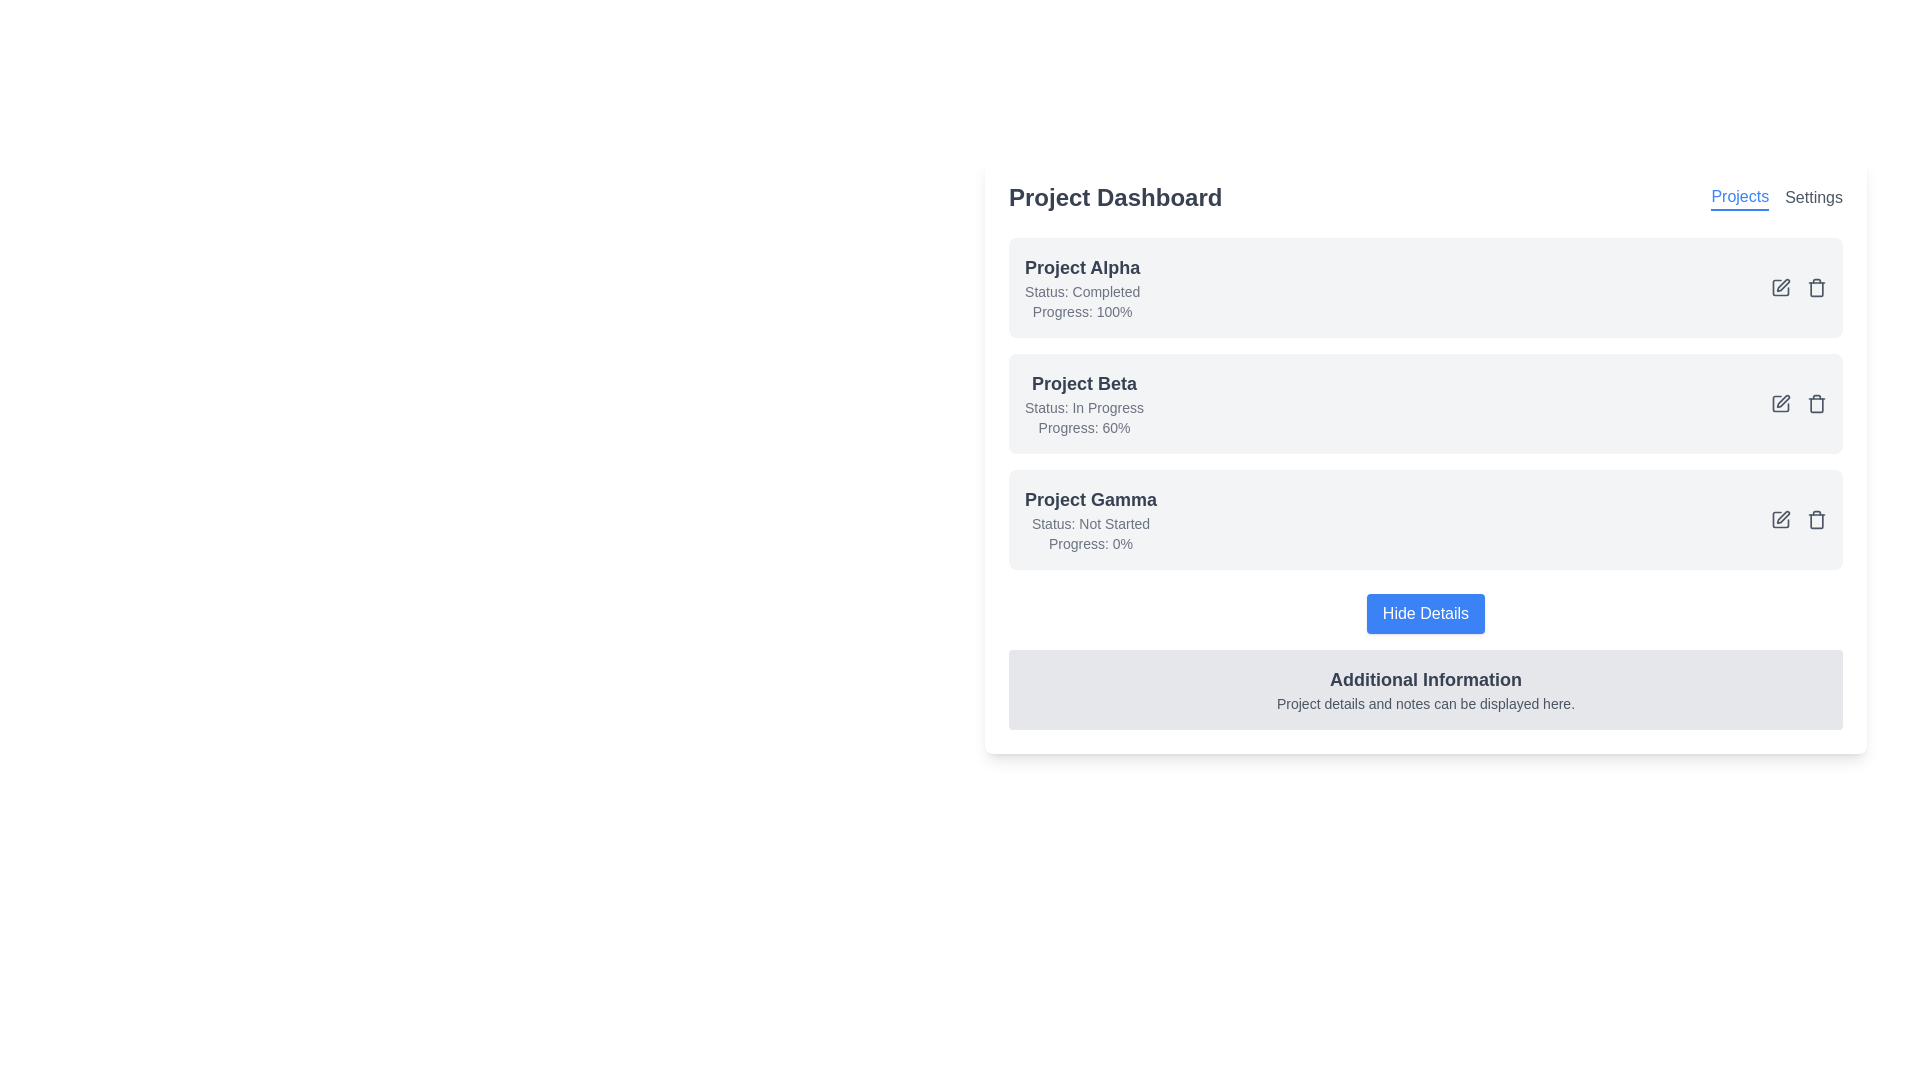 This screenshot has height=1080, width=1920. What do you see at coordinates (1777, 197) in the screenshot?
I see `the navigation link group located at the top-right corner of the interface, next to the title 'Project Dashboard'` at bounding box center [1777, 197].